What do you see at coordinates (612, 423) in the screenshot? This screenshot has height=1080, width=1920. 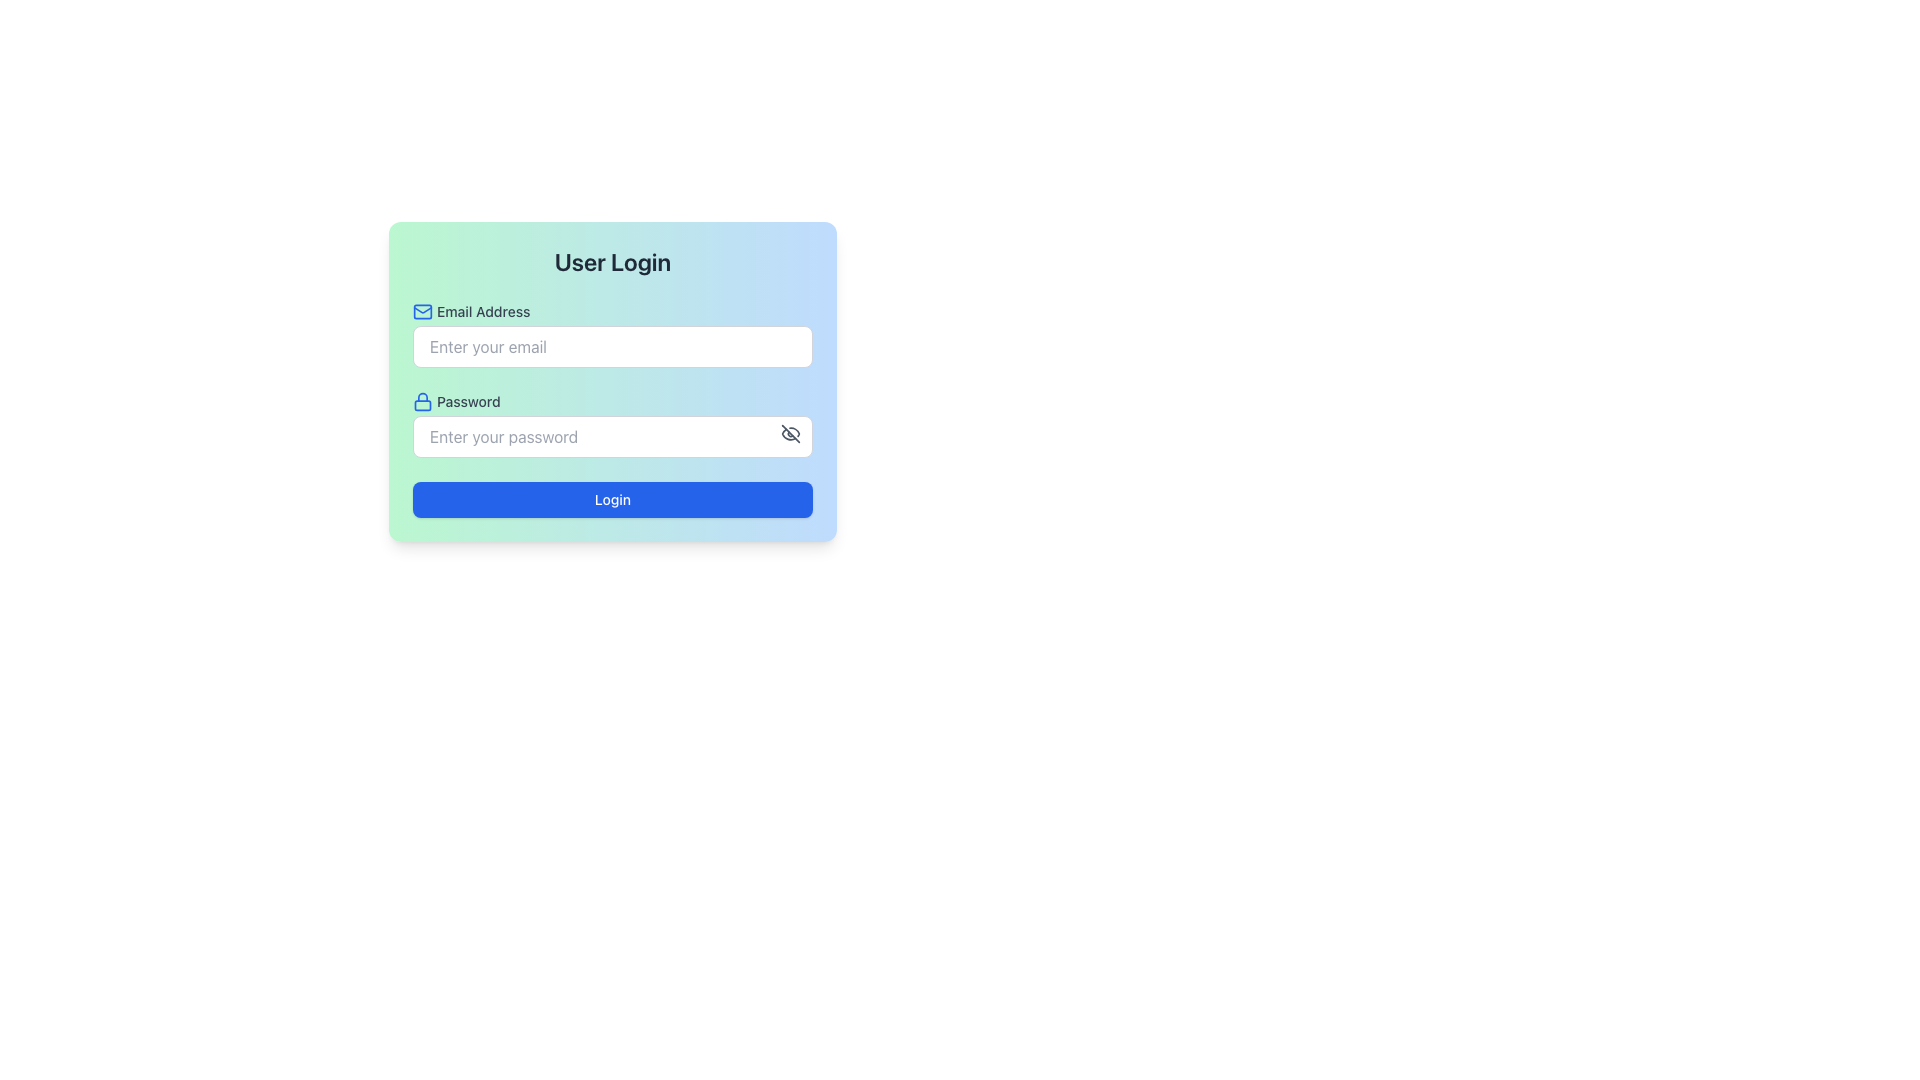 I see `the Password Input Field` at bounding box center [612, 423].